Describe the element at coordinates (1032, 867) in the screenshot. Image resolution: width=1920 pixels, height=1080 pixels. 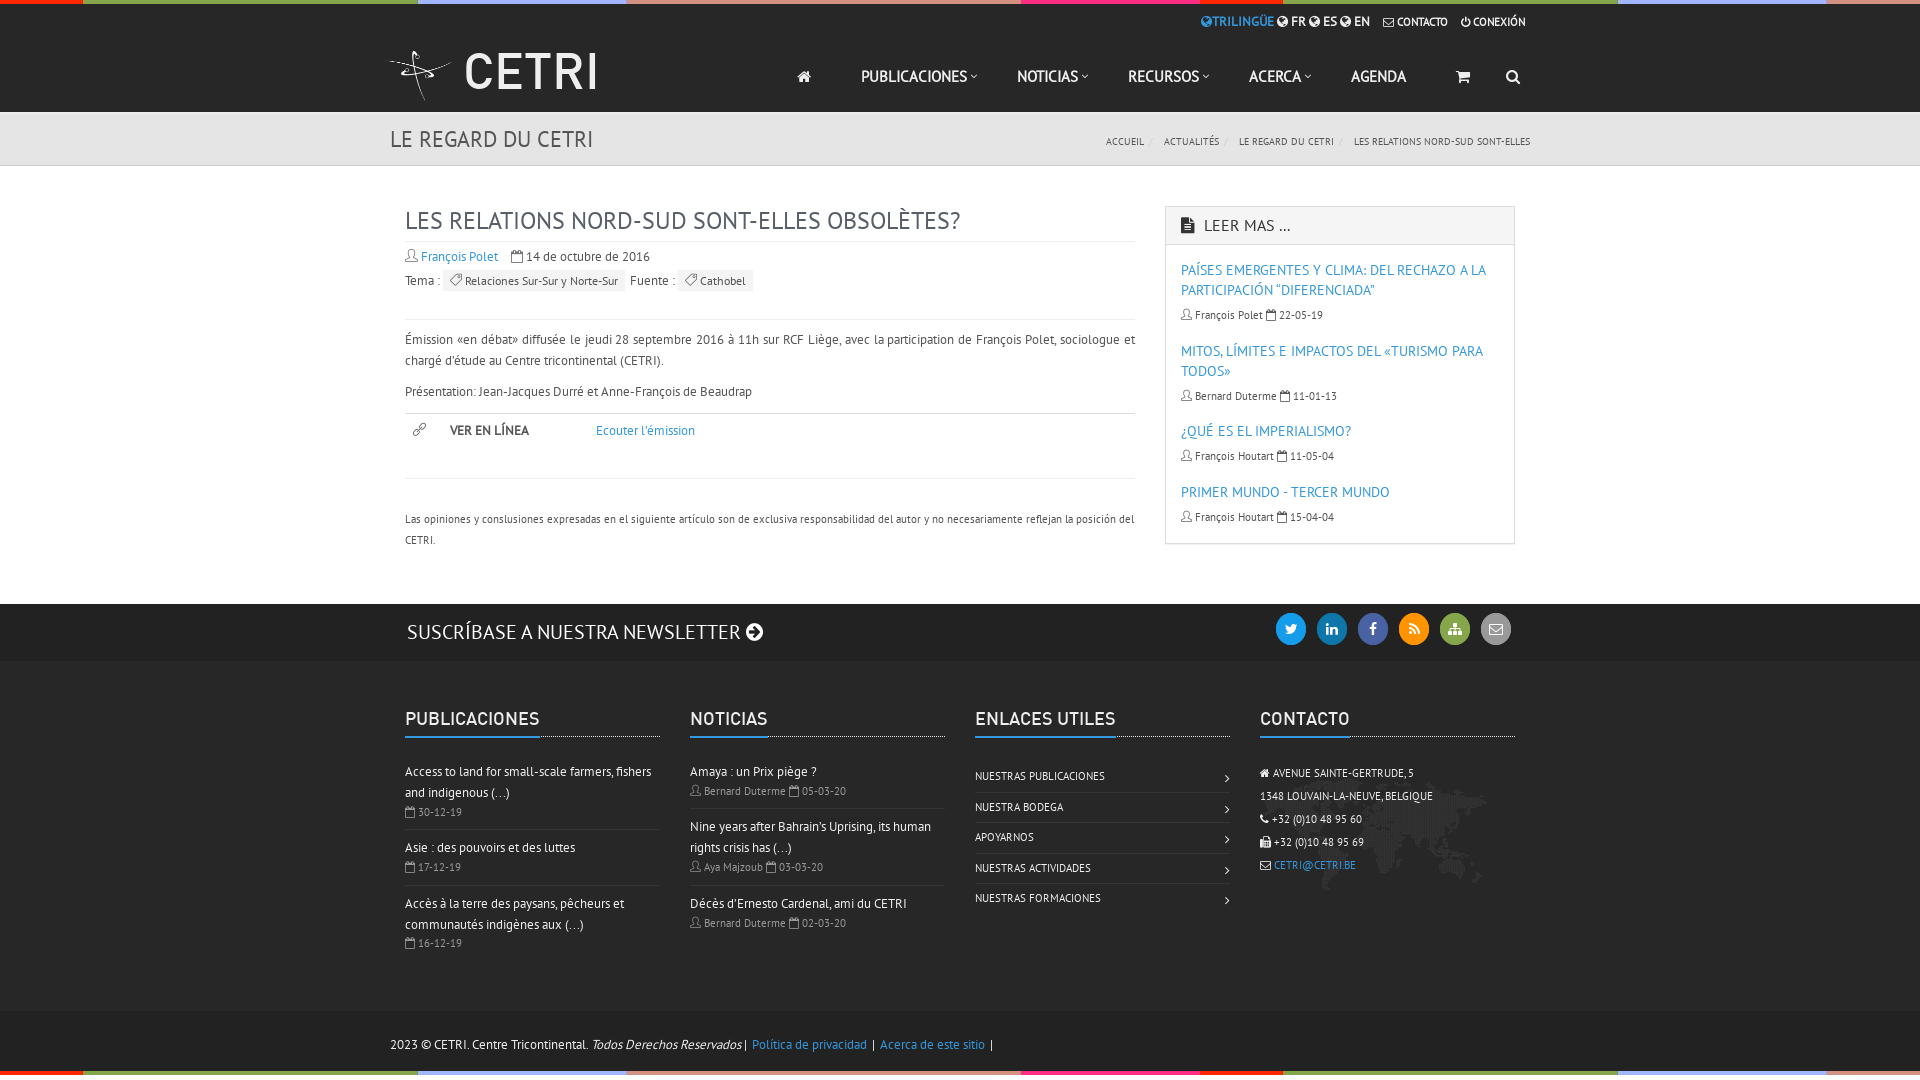
I see `'NUESTRAS ACTIVIDADES'` at that location.